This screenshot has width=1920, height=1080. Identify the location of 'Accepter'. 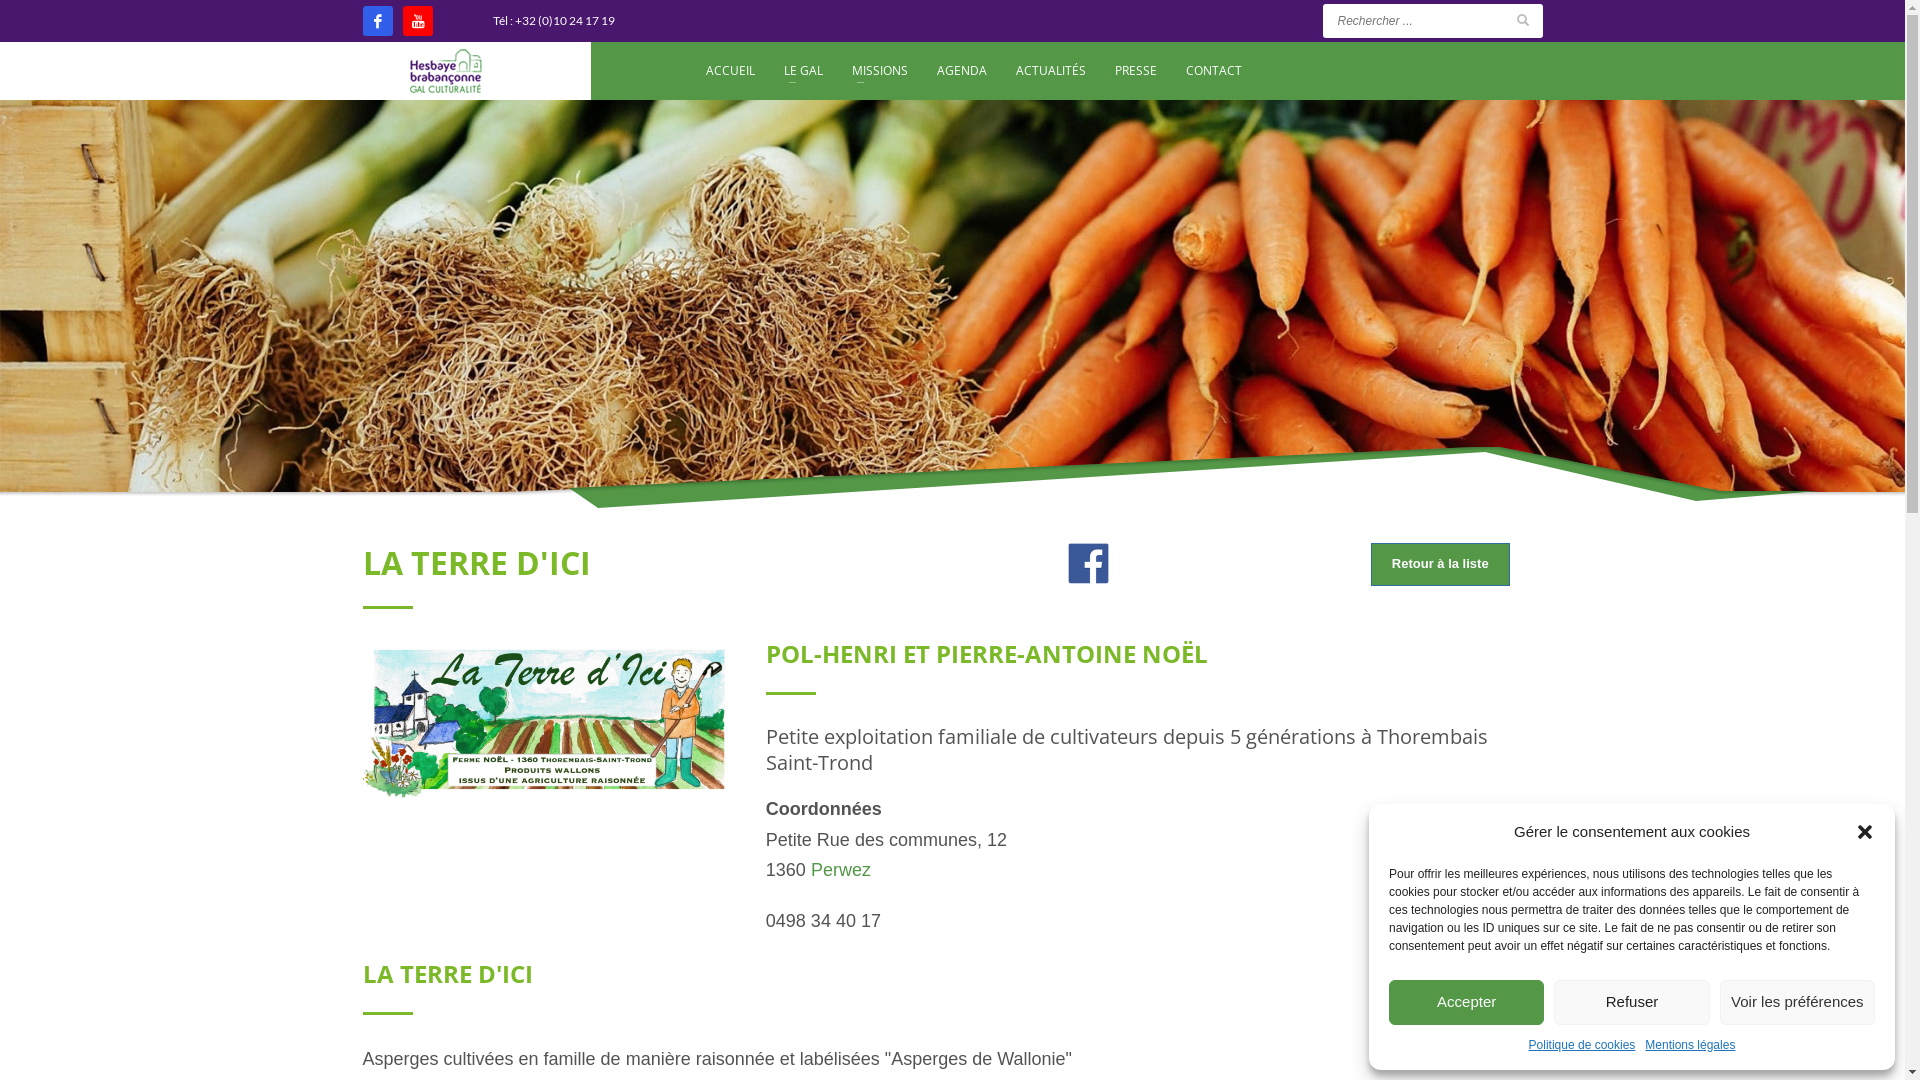
(1466, 1002).